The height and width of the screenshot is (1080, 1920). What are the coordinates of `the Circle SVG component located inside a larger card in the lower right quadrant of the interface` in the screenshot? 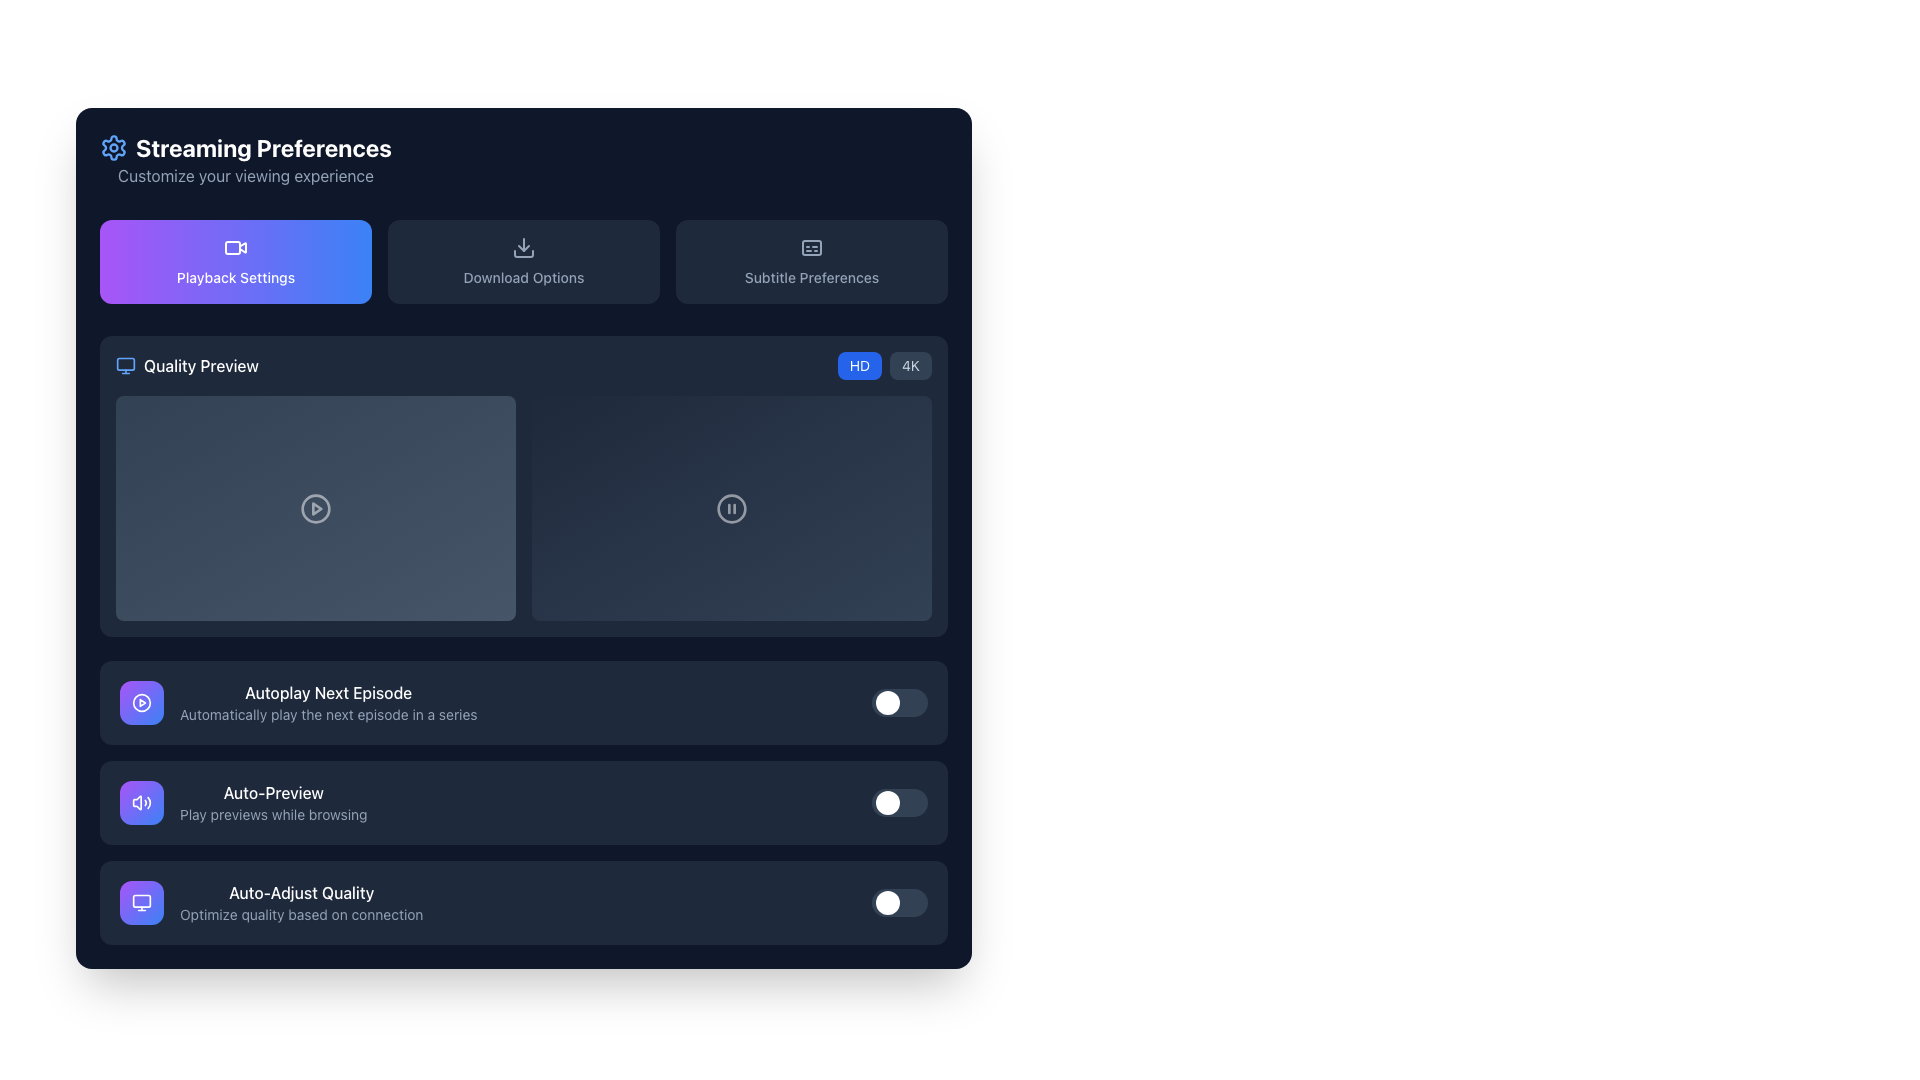 It's located at (730, 507).